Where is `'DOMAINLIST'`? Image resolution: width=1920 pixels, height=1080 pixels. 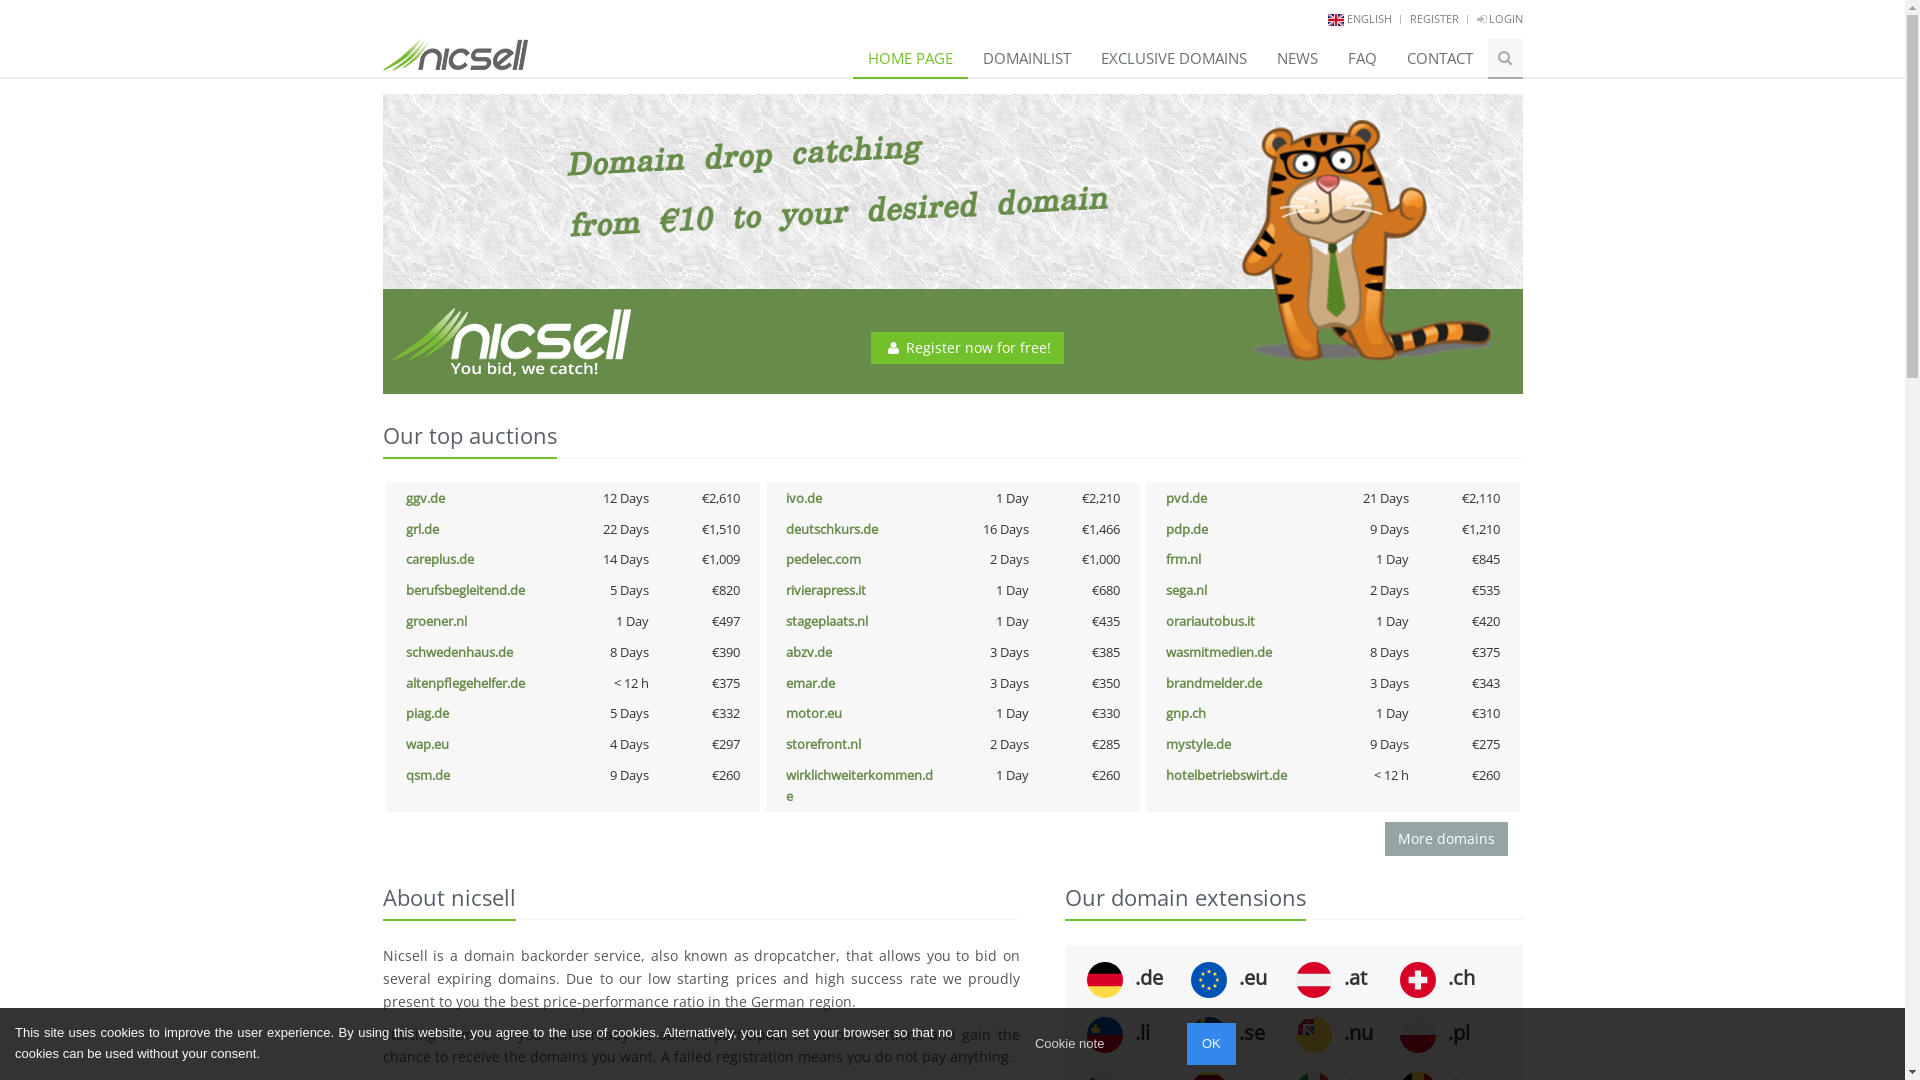
'DOMAINLIST' is located at coordinates (1027, 57).